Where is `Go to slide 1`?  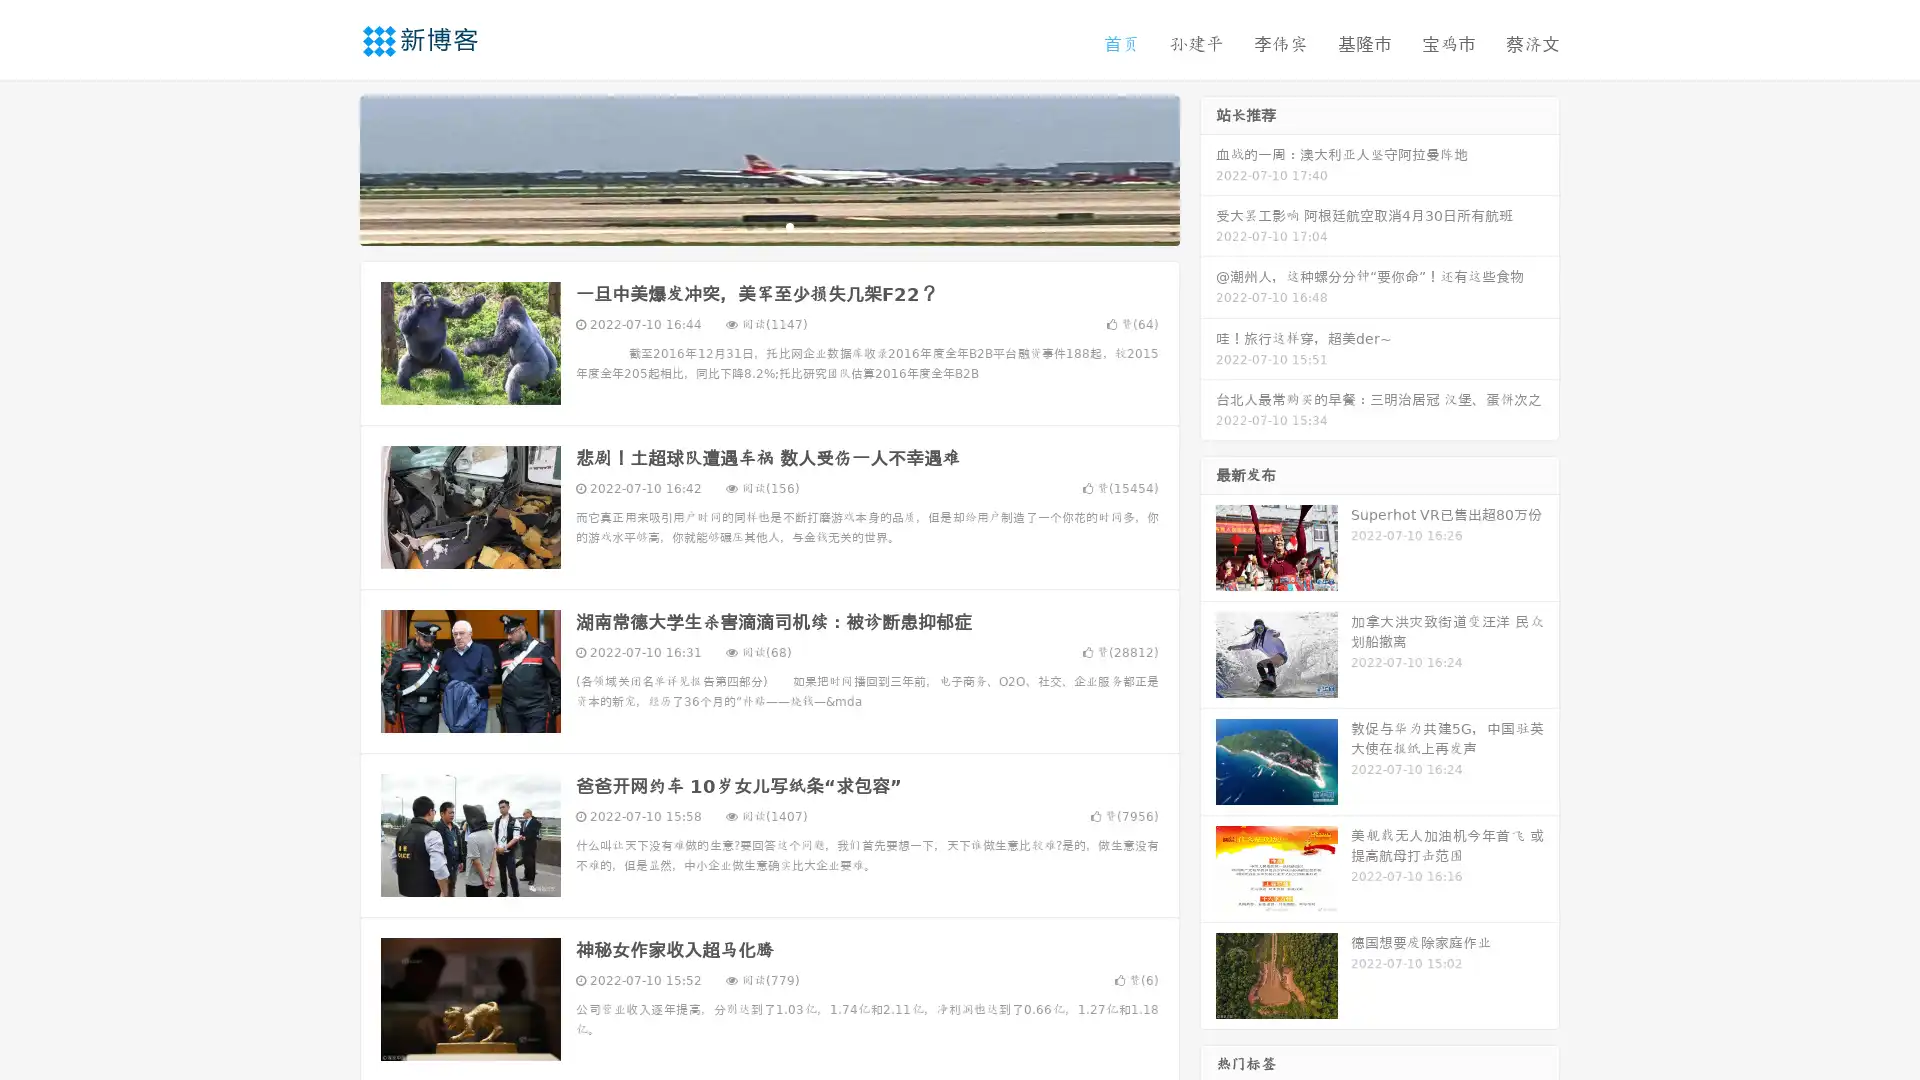 Go to slide 1 is located at coordinates (748, 225).